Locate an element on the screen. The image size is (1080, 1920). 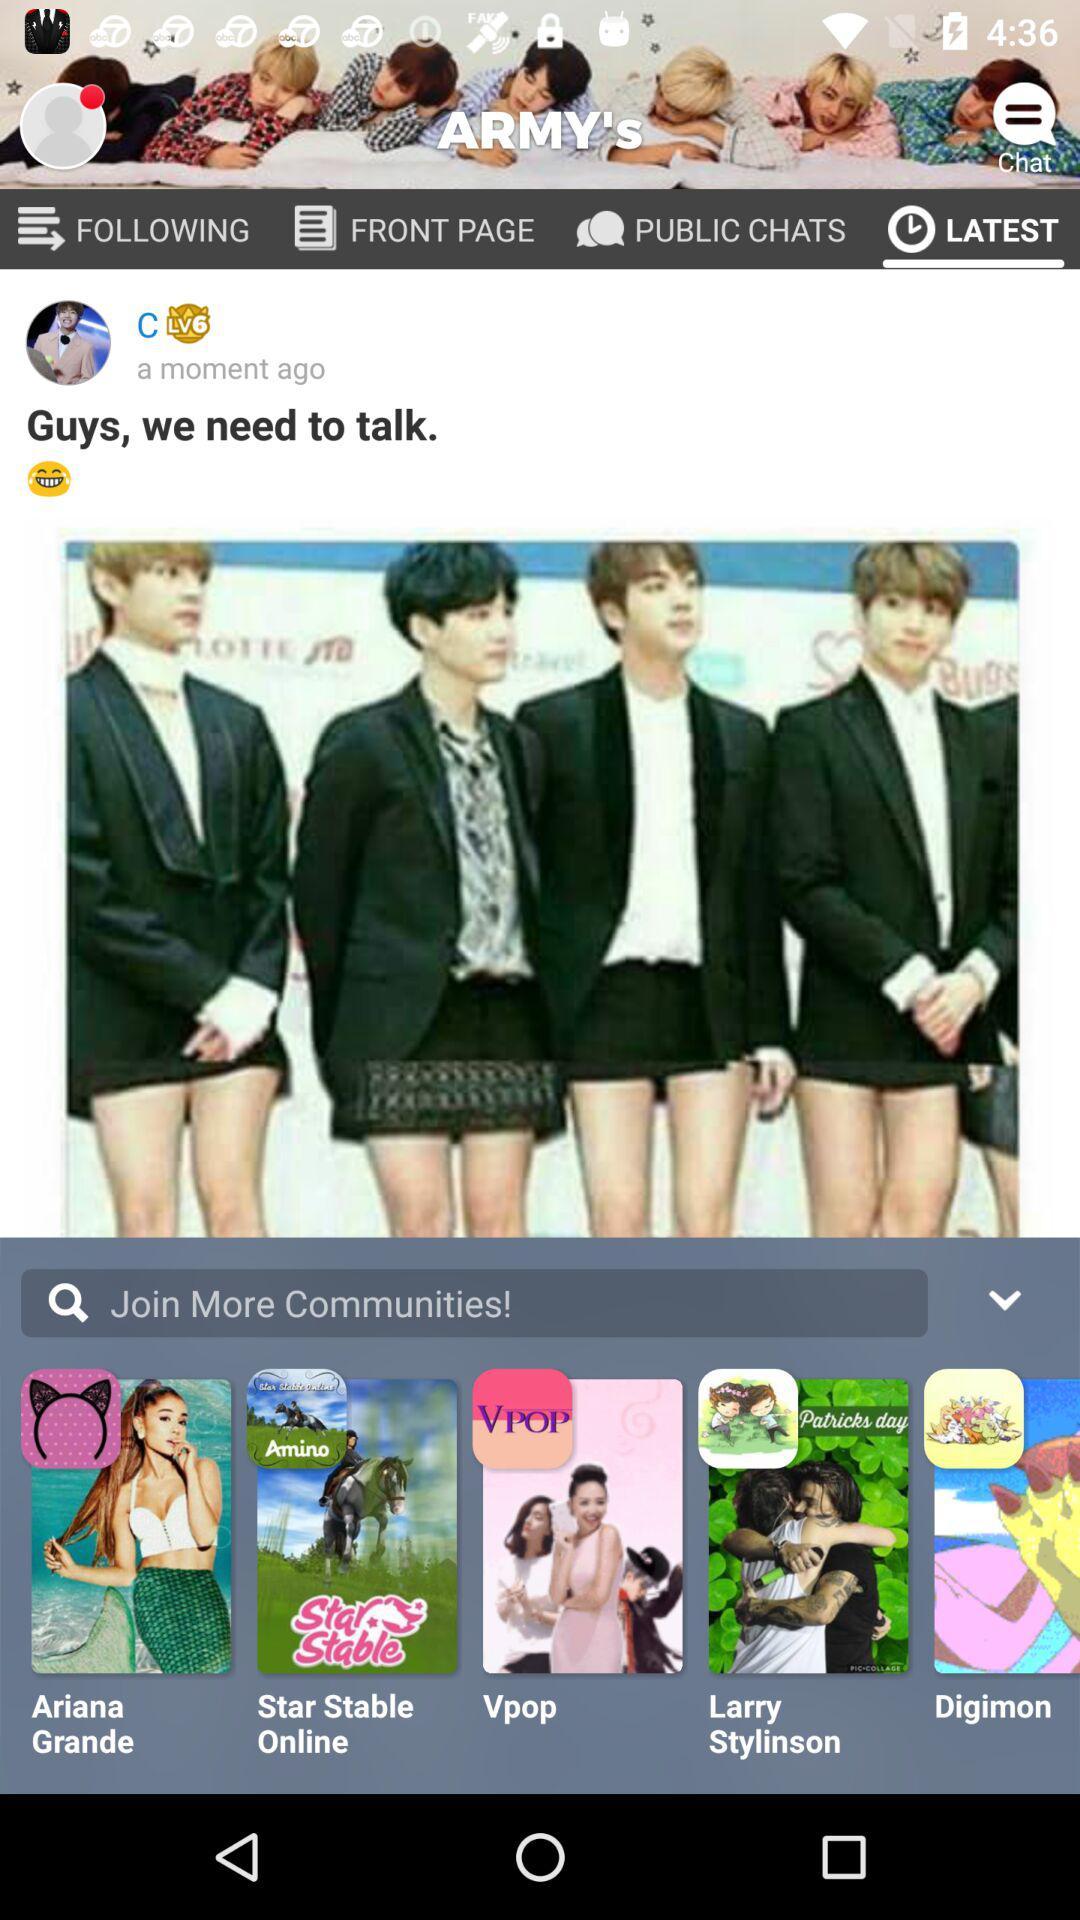
the option that looks like a head band in the bottom left is located at coordinates (72, 1420).